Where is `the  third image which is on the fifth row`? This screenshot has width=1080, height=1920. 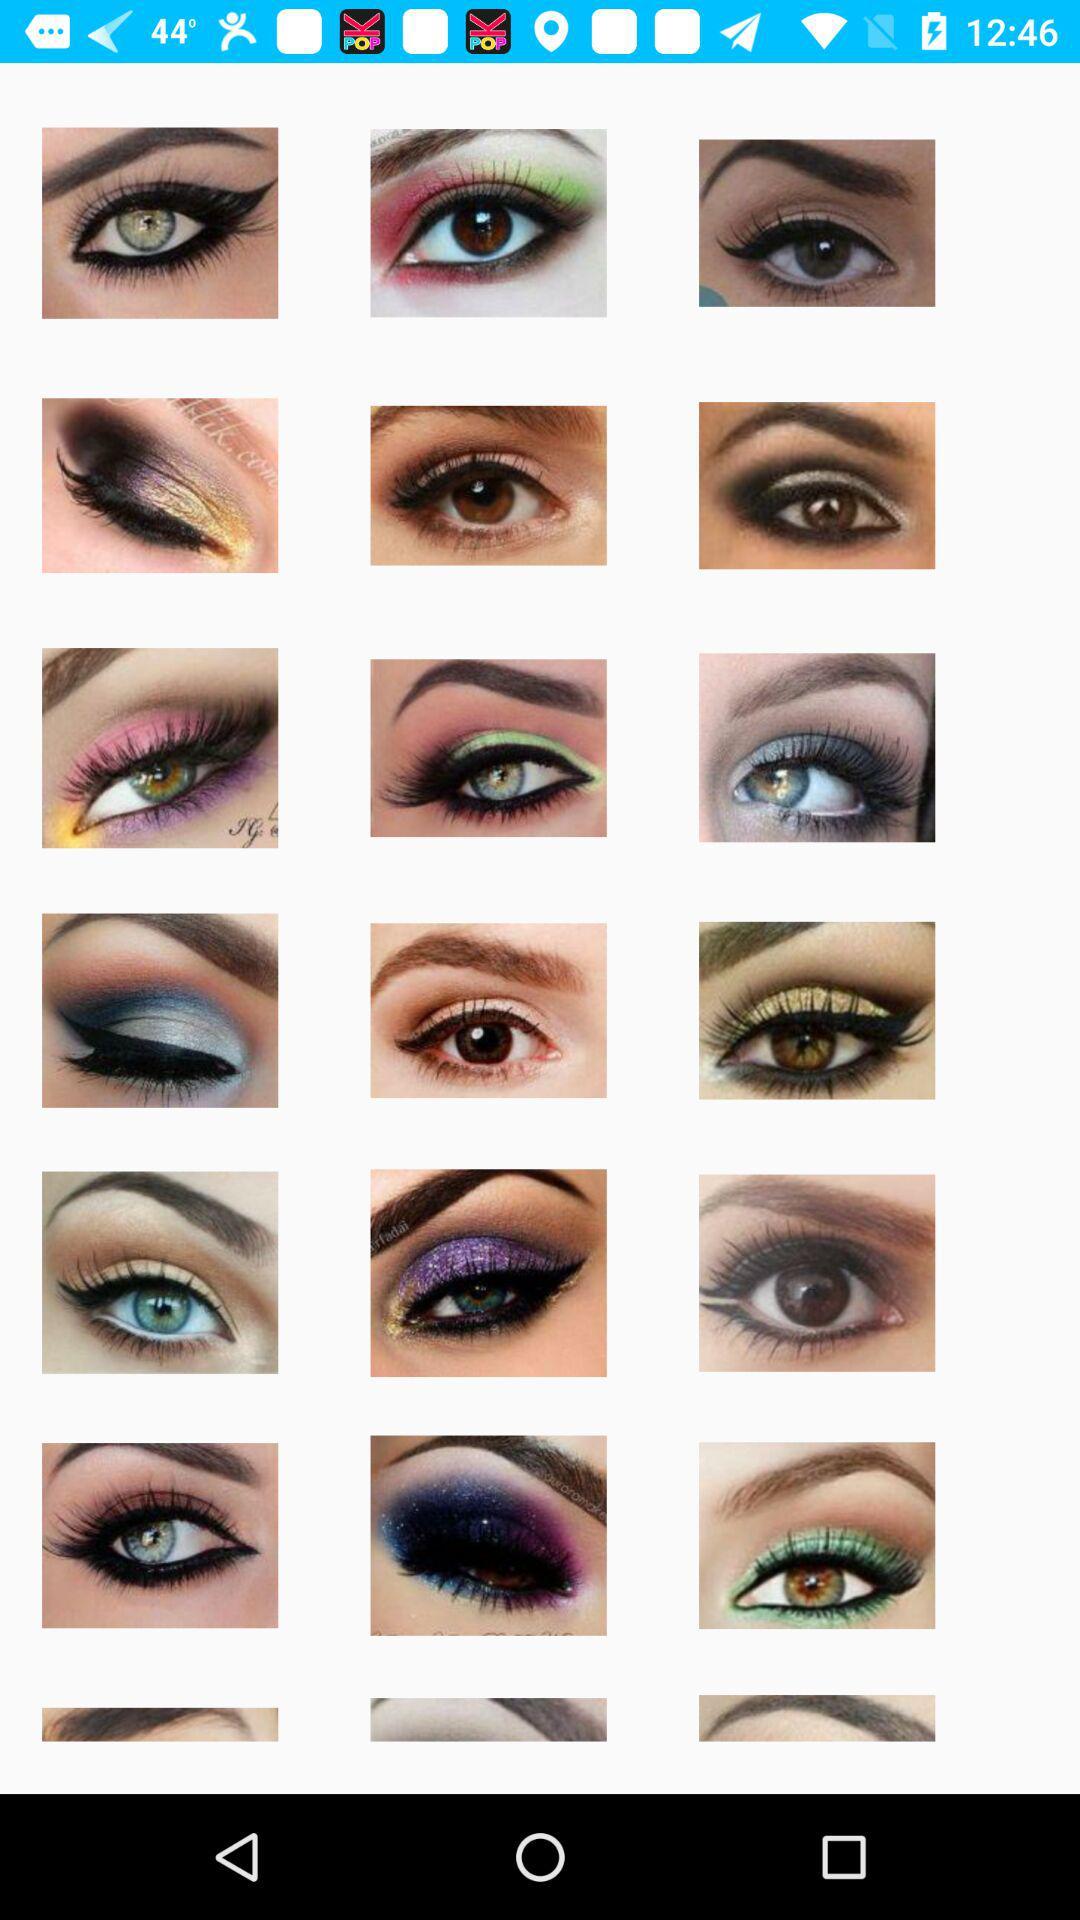 the  third image which is on the fifth row is located at coordinates (489, 1271).